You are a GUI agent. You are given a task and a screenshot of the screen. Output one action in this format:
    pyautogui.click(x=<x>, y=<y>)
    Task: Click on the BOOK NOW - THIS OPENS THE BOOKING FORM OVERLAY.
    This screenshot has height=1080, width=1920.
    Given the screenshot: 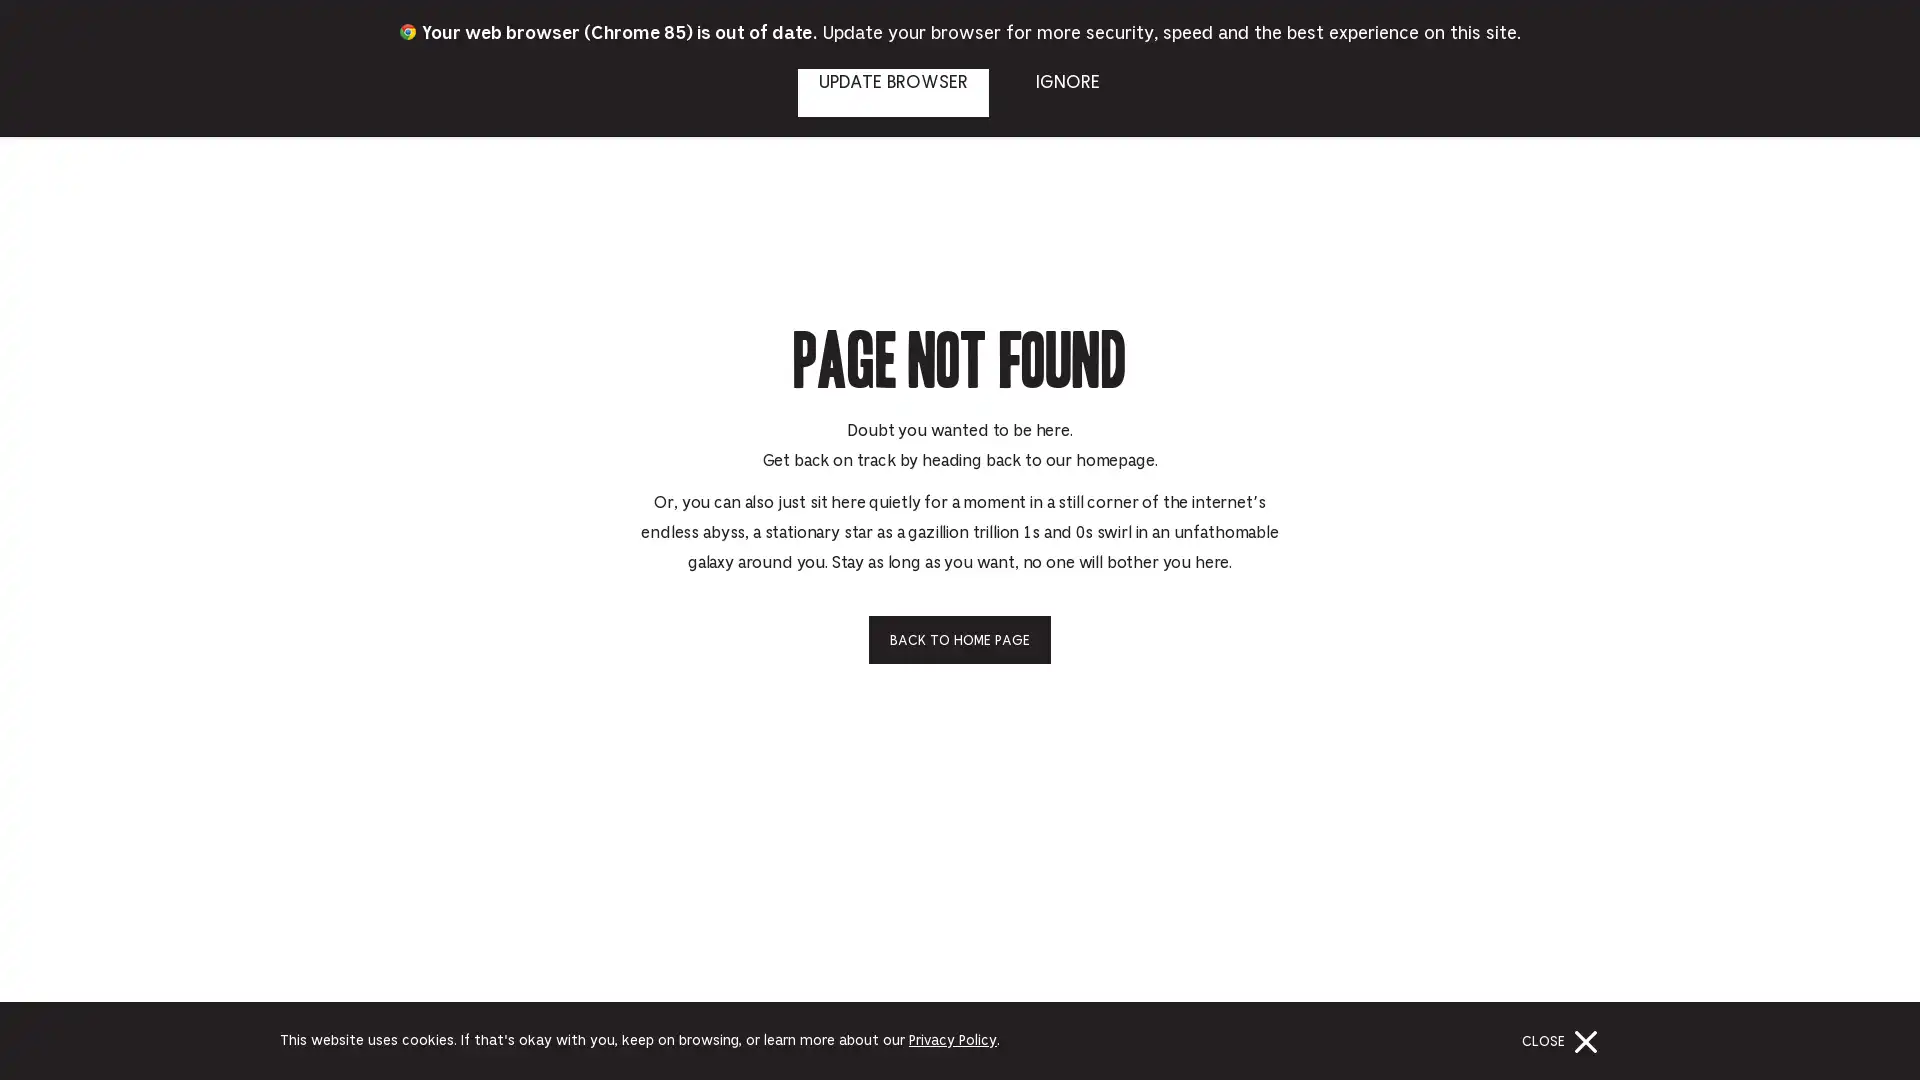 What is the action you would take?
    pyautogui.click(x=1828, y=34)
    